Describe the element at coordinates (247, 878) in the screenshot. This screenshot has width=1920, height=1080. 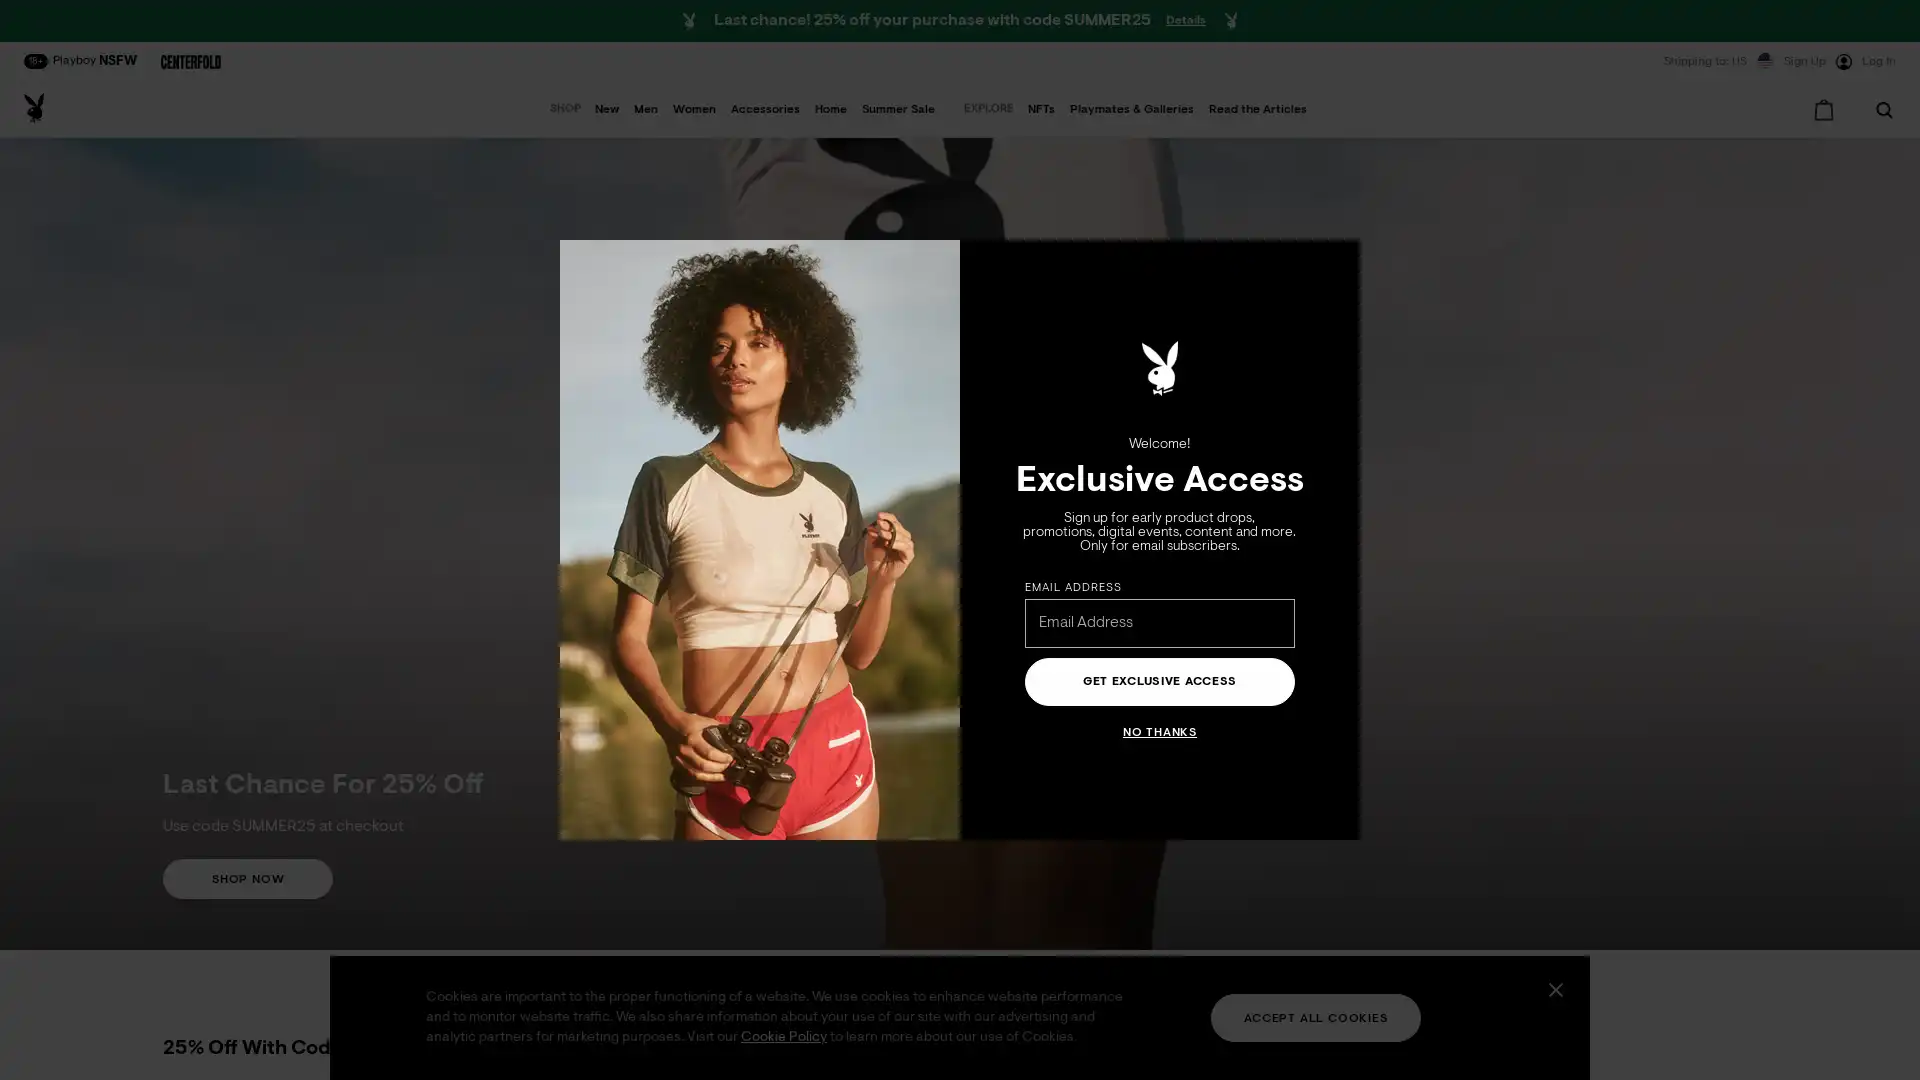
I see `SHOP NOW` at that location.